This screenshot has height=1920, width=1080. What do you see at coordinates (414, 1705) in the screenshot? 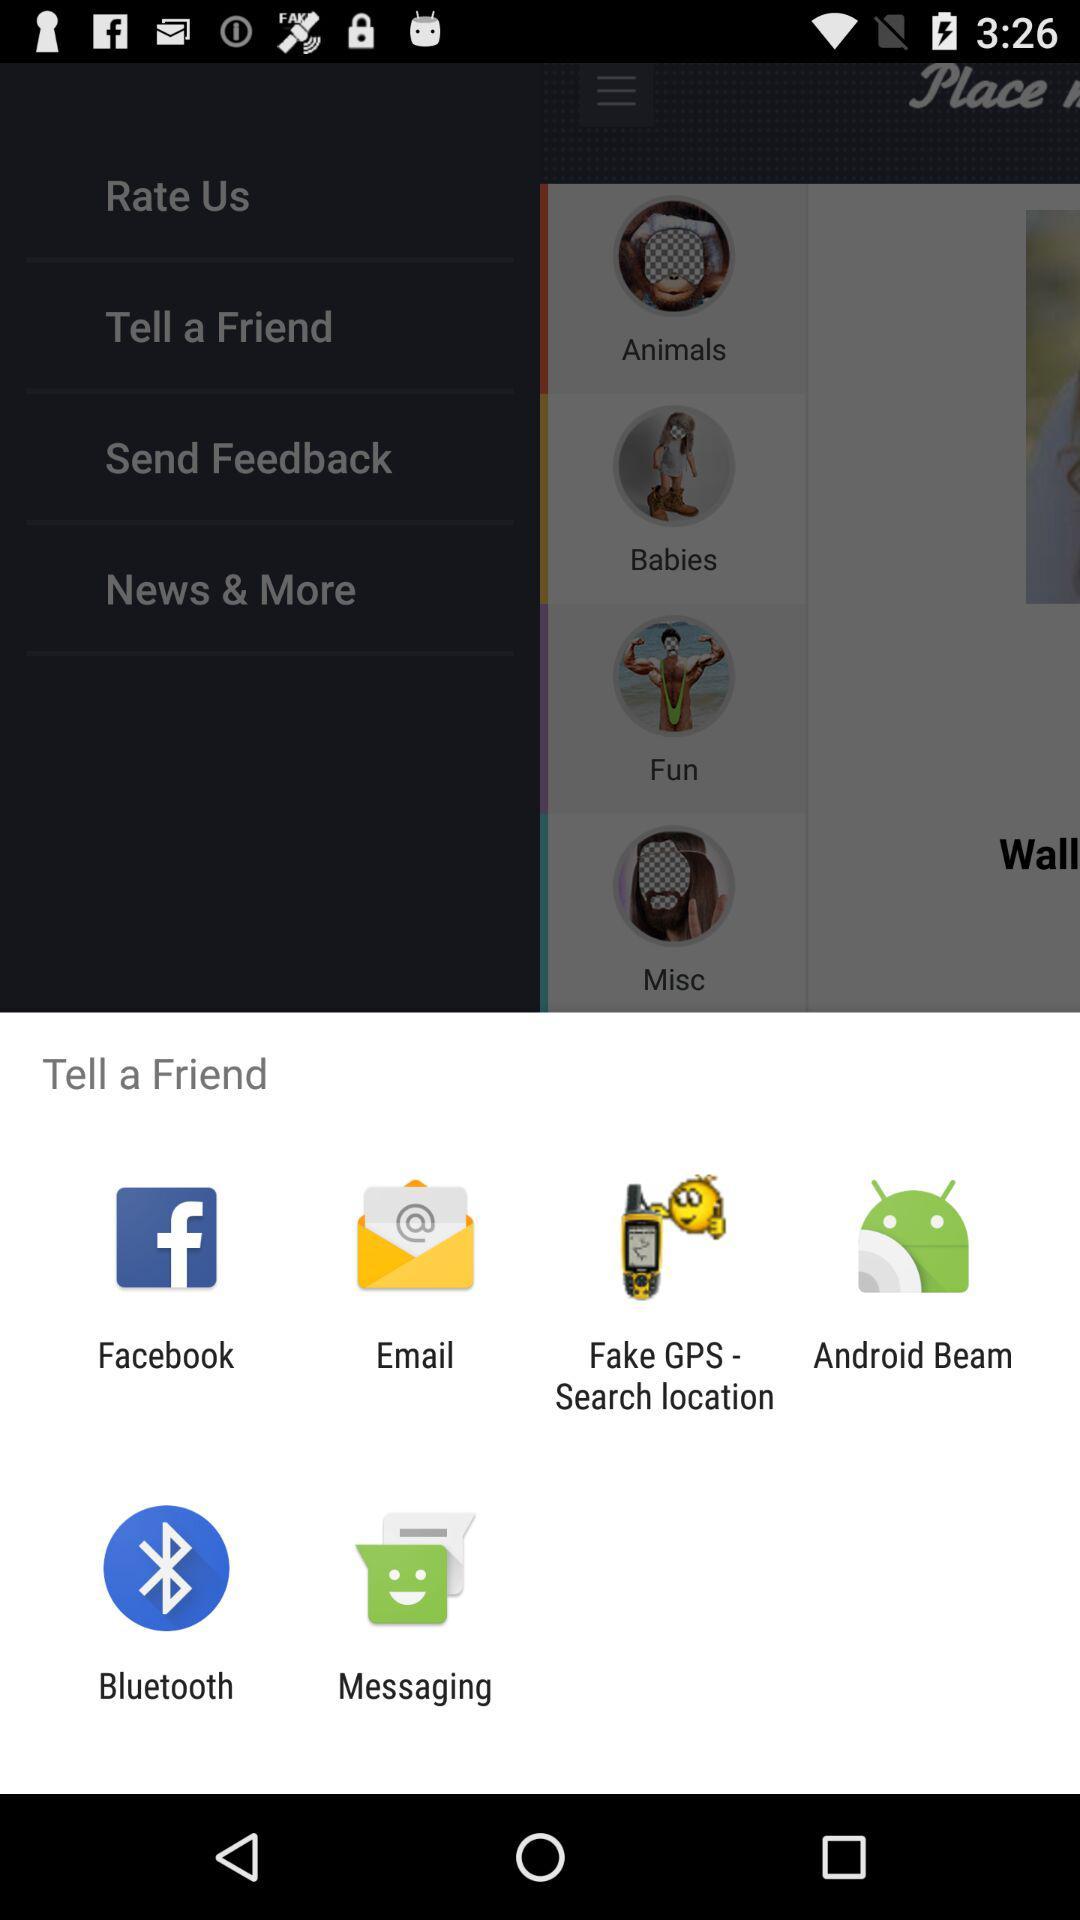
I see `the app to the right of bluetooth icon` at bounding box center [414, 1705].